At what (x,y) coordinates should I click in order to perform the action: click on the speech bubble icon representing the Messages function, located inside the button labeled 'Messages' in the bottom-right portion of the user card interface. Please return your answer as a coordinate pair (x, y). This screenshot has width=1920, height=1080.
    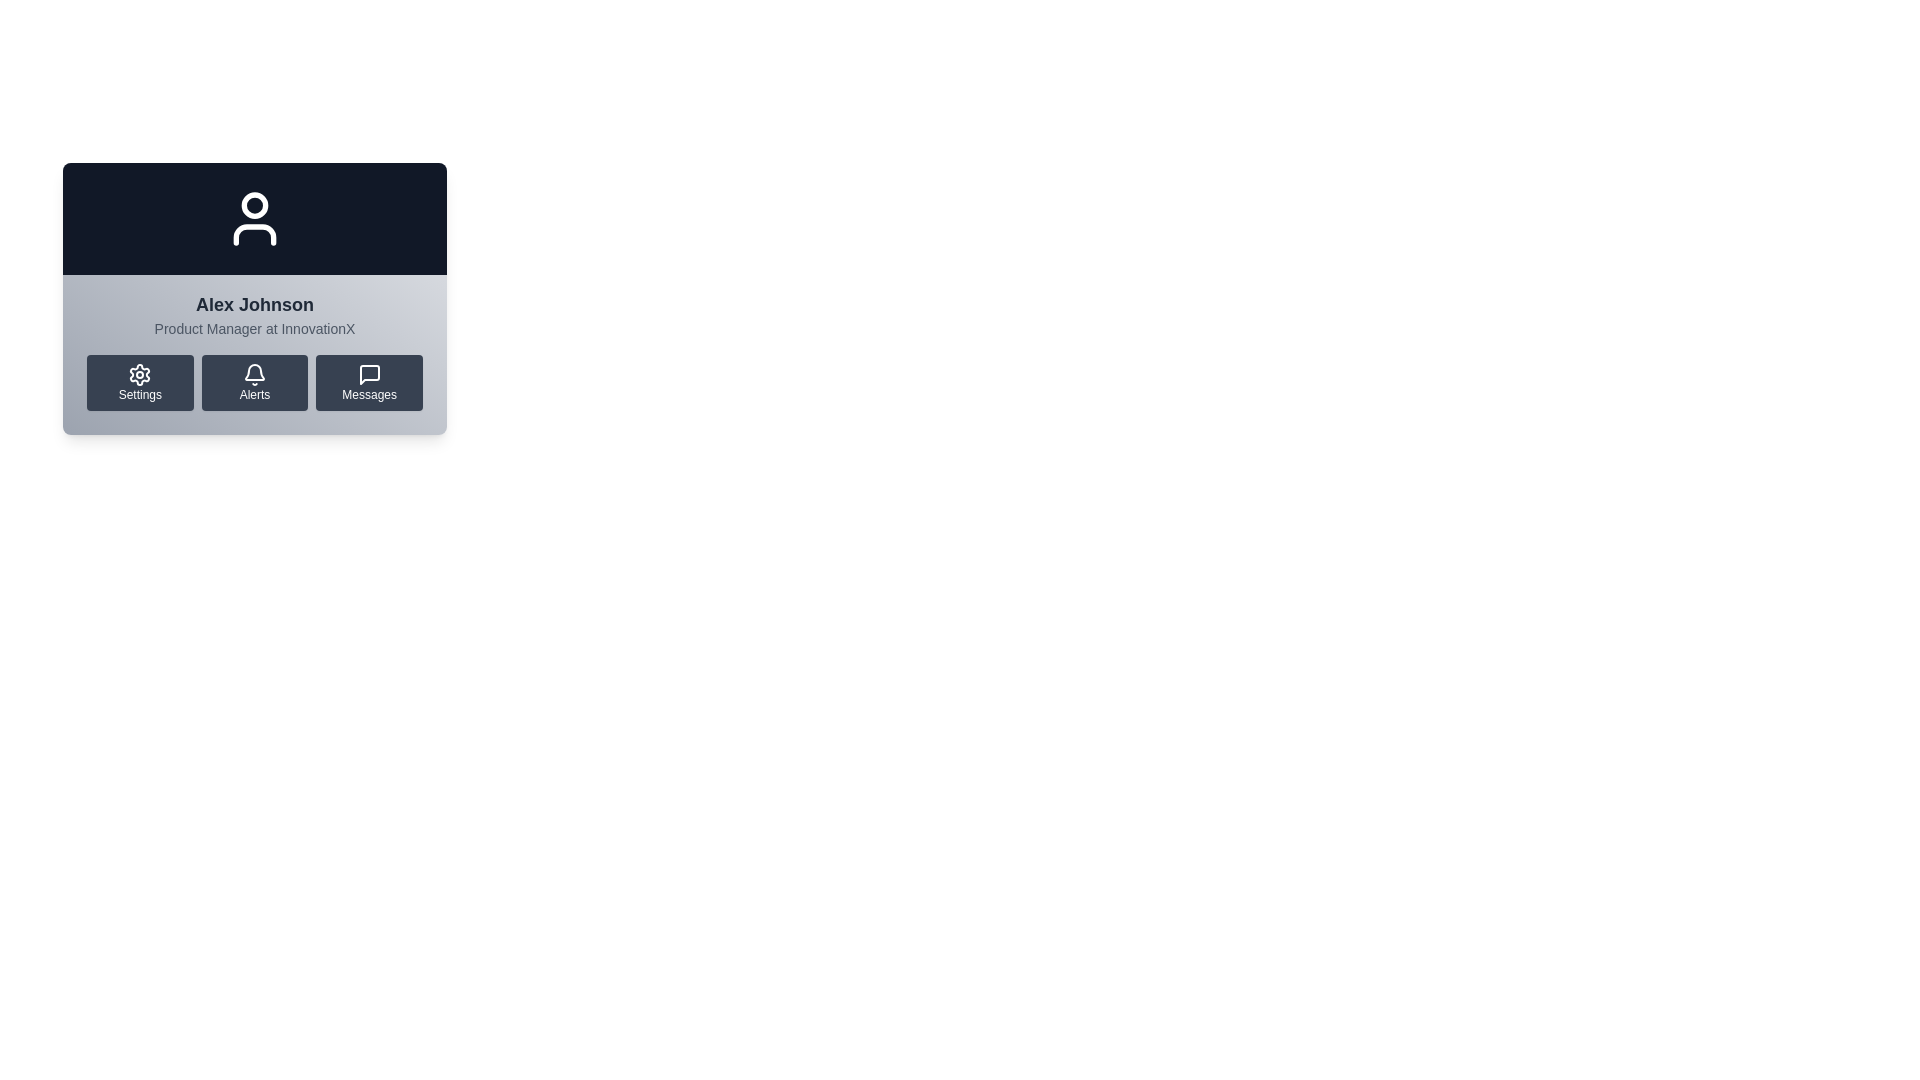
    Looking at the image, I should click on (369, 374).